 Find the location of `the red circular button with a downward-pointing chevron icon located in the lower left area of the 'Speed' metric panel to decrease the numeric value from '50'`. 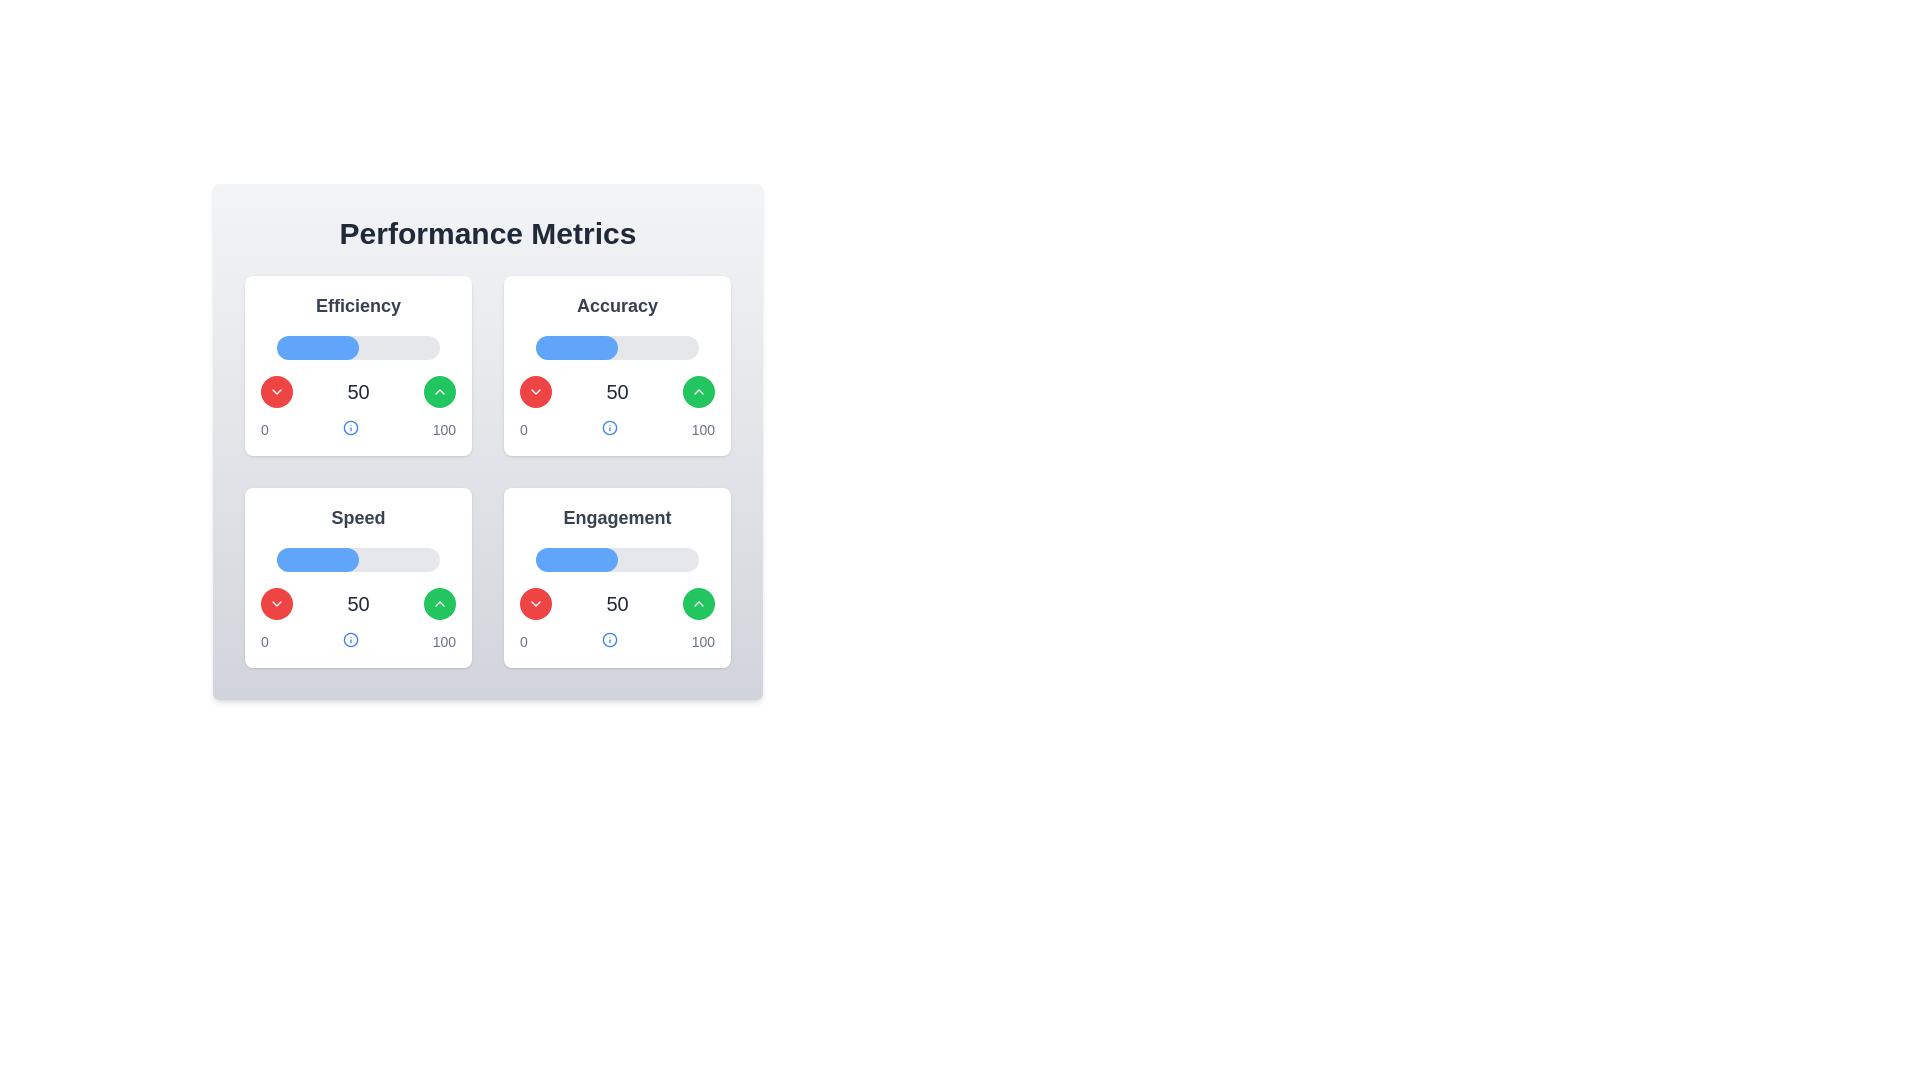

the red circular button with a downward-pointing chevron icon located in the lower left area of the 'Speed' metric panel to decrease the numeric value from '50' is located at coordinates (276, 603).